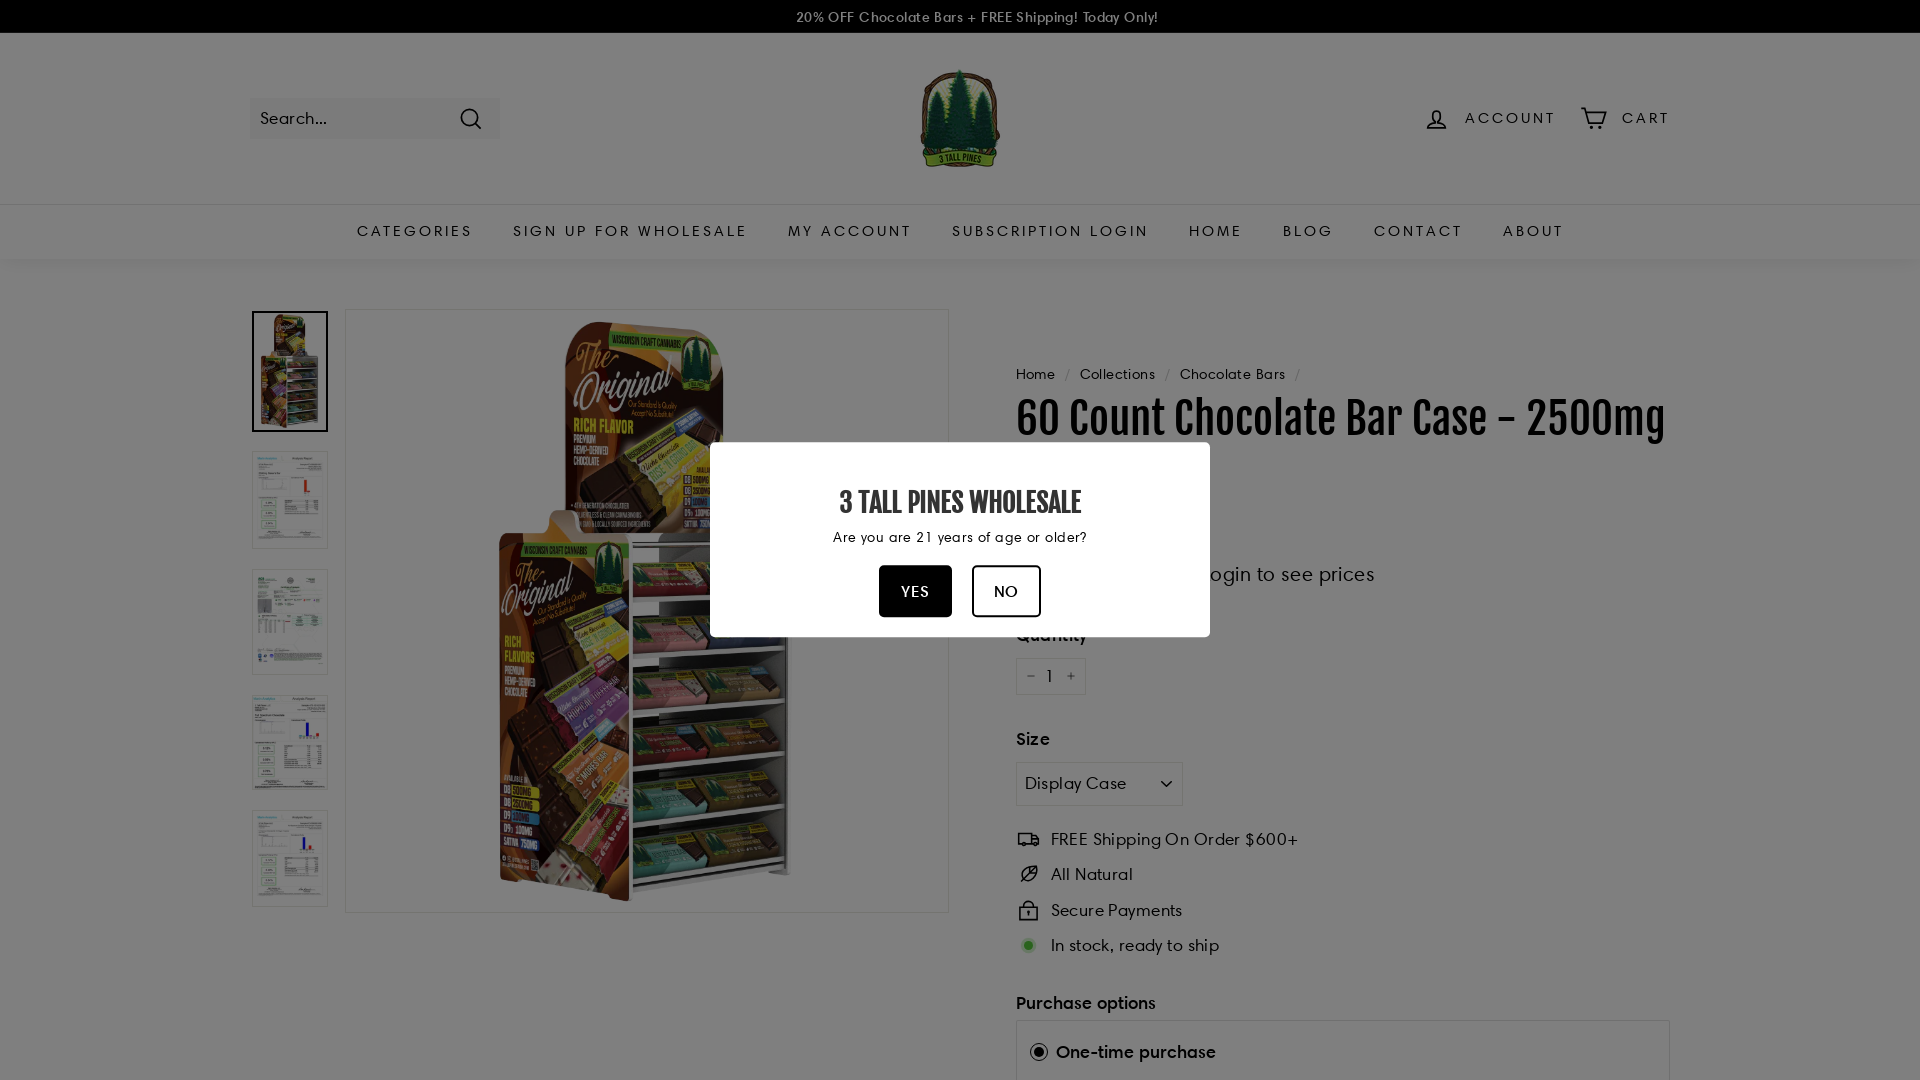 The width and height of the screenshot is (1920, 1080). Describe the element at coordinates (767, 230) in the screenshot. I see `'MY ACCOUNT'` at that location.